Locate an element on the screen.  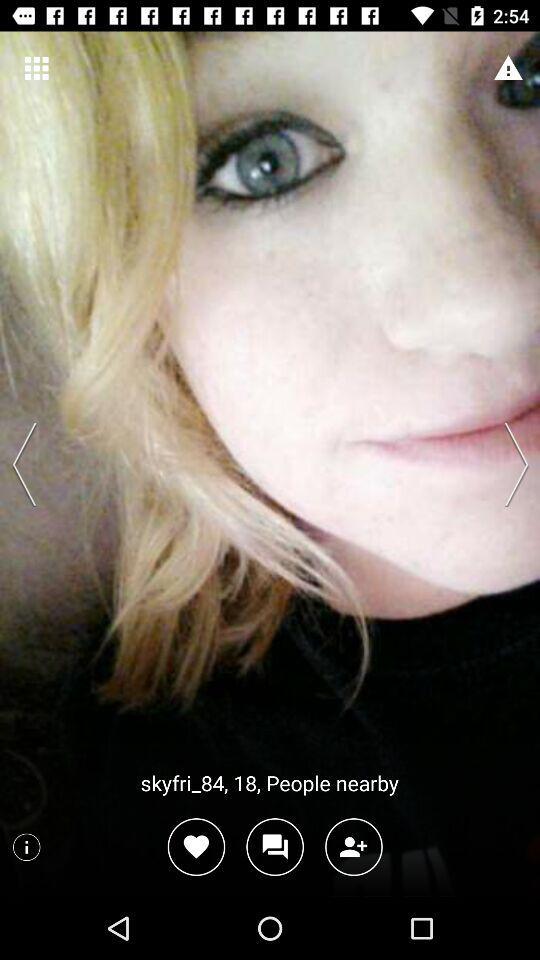
change the person showed show the next person is located at coordinates (510, 464).